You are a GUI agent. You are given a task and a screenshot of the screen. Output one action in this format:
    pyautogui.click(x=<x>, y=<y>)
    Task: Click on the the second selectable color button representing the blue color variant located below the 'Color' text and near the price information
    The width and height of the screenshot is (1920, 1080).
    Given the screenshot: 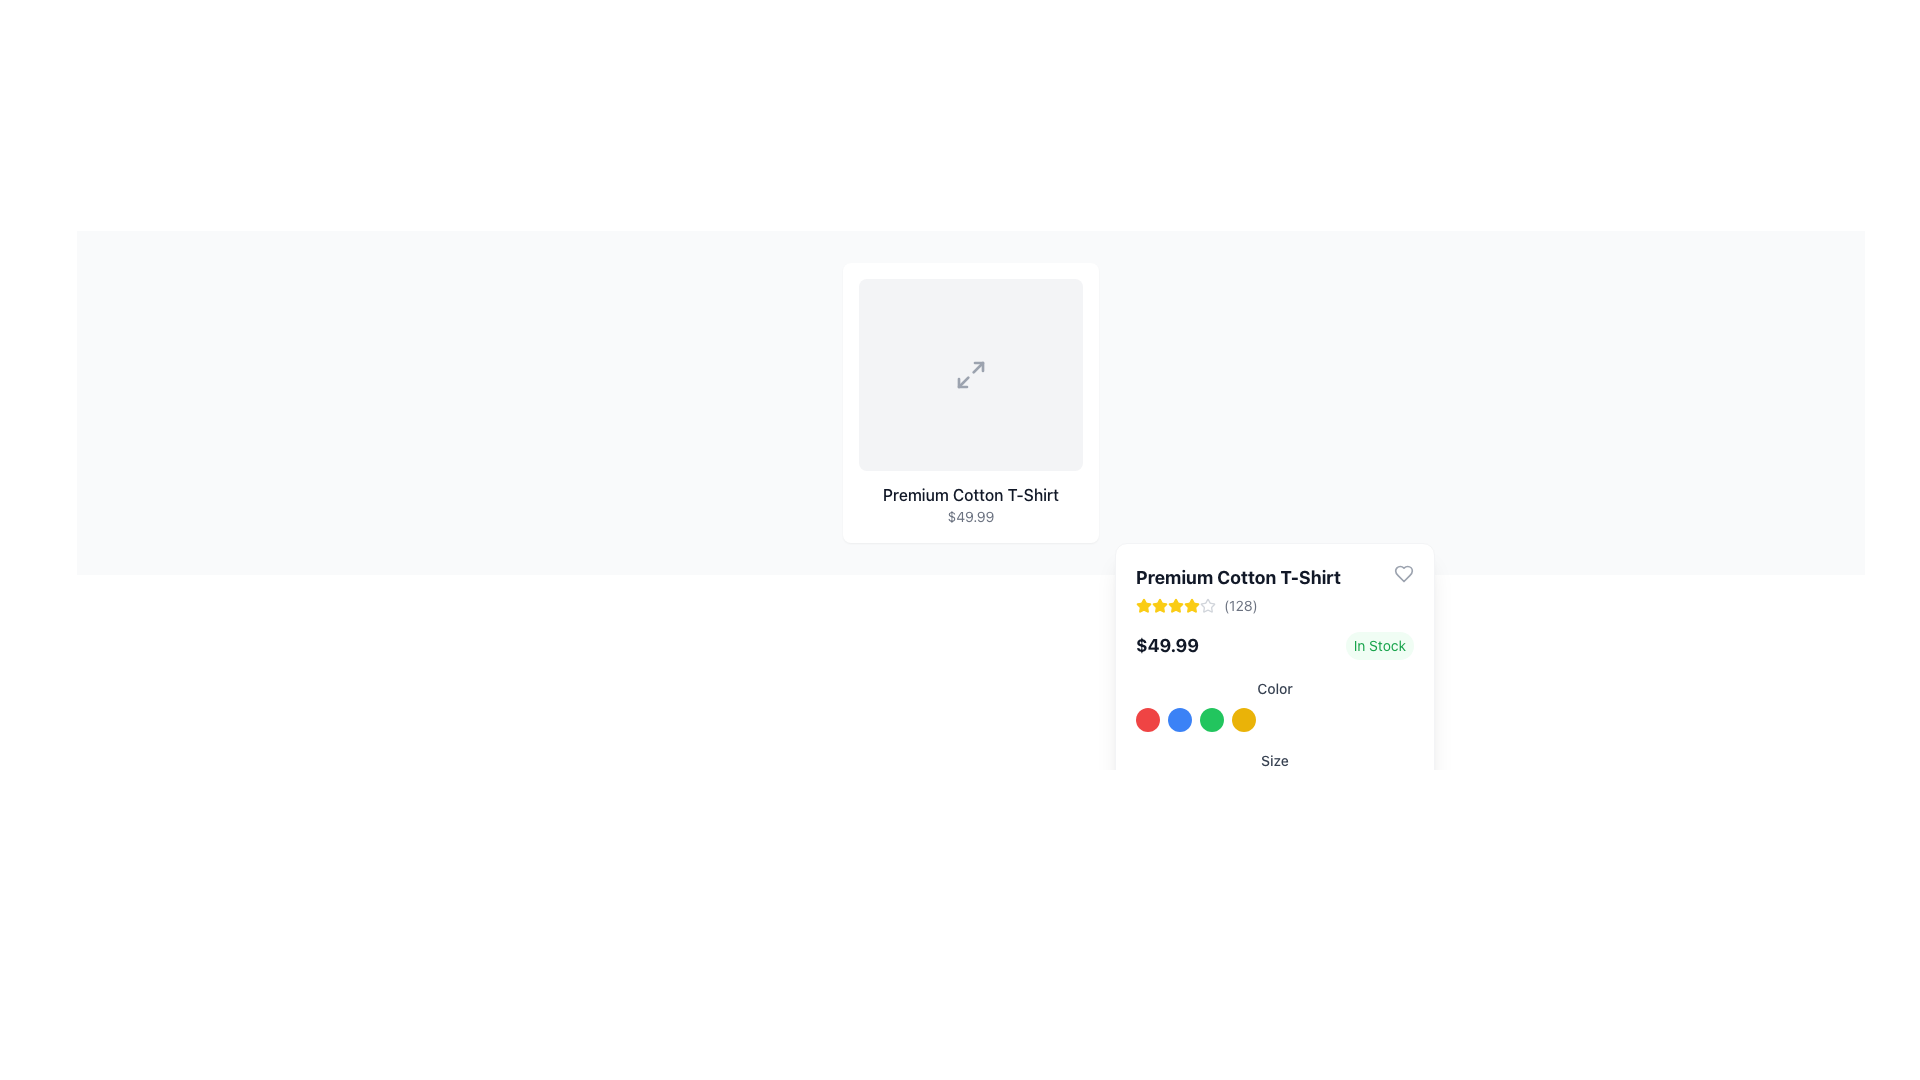 What is the action you would take?
    pyautogui.click(x=1180, y=720)
    